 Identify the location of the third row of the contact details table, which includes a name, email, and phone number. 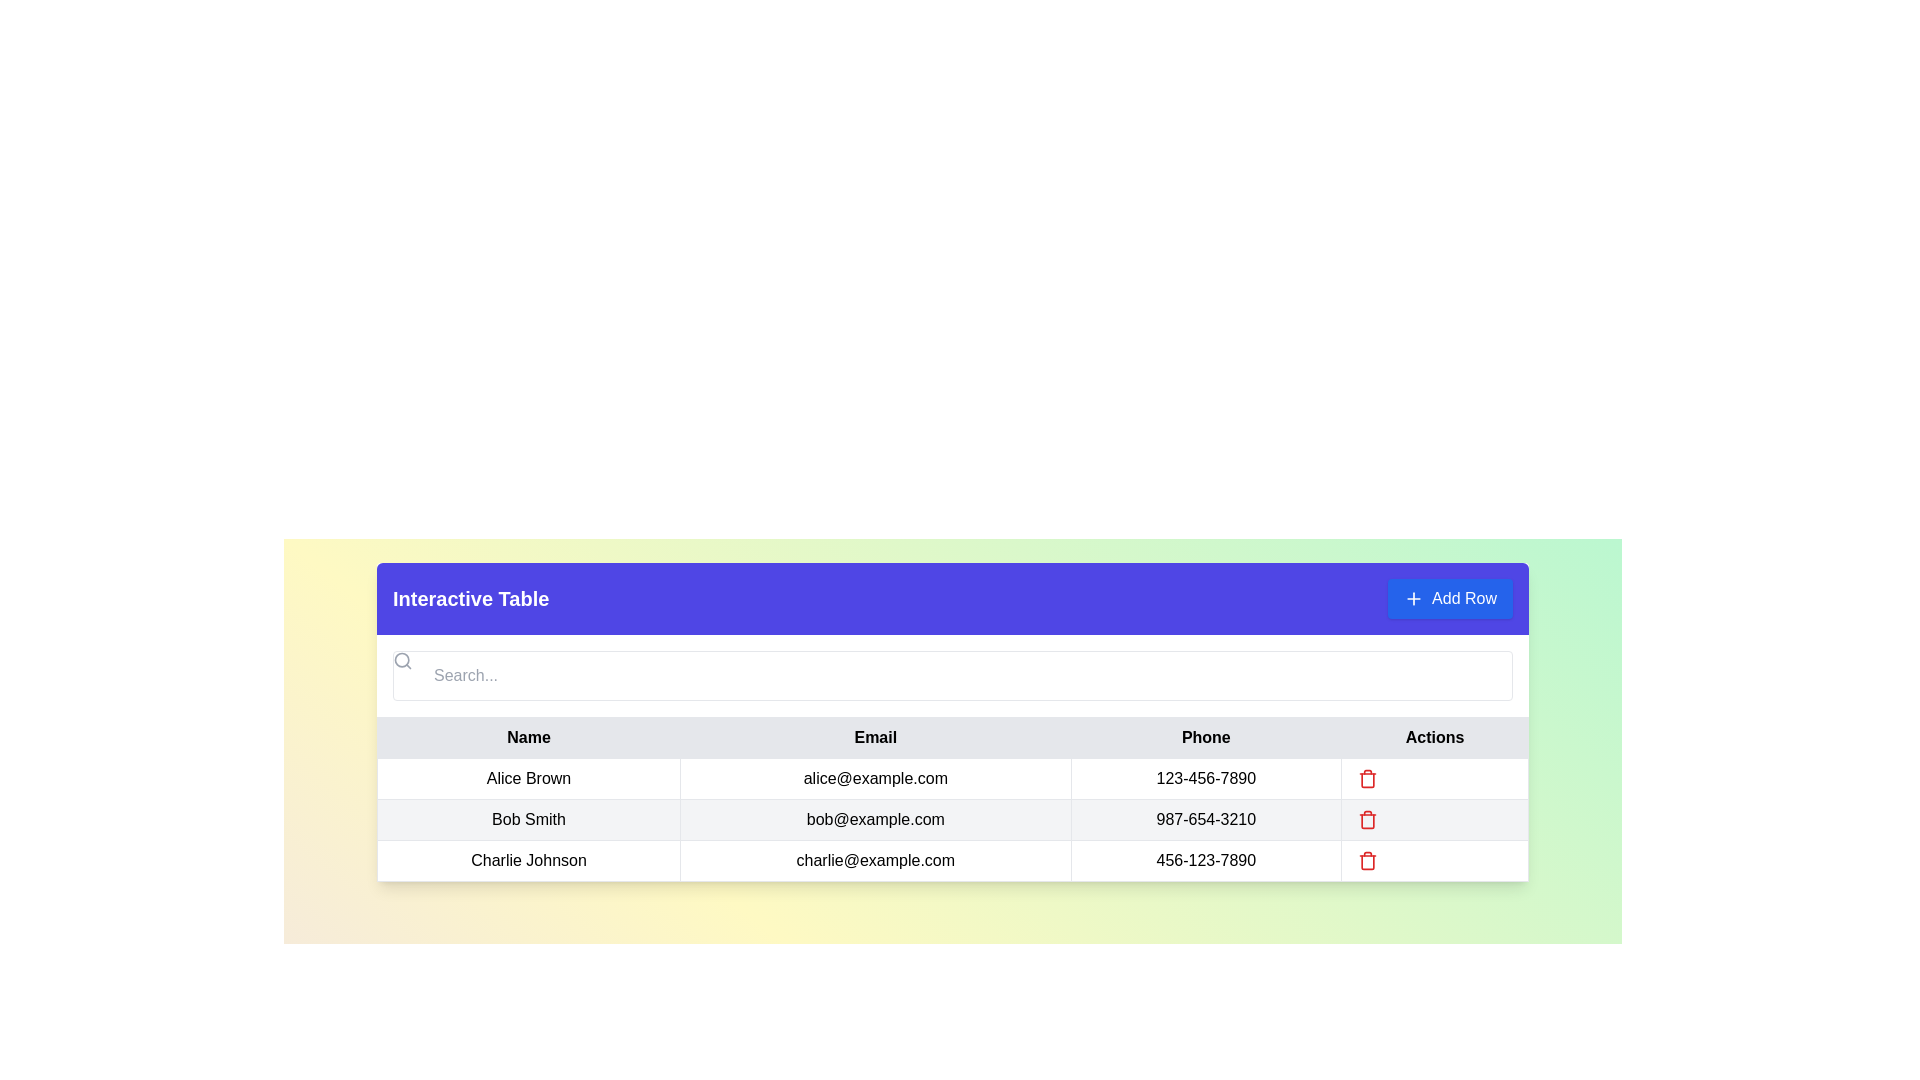
(952, 859).